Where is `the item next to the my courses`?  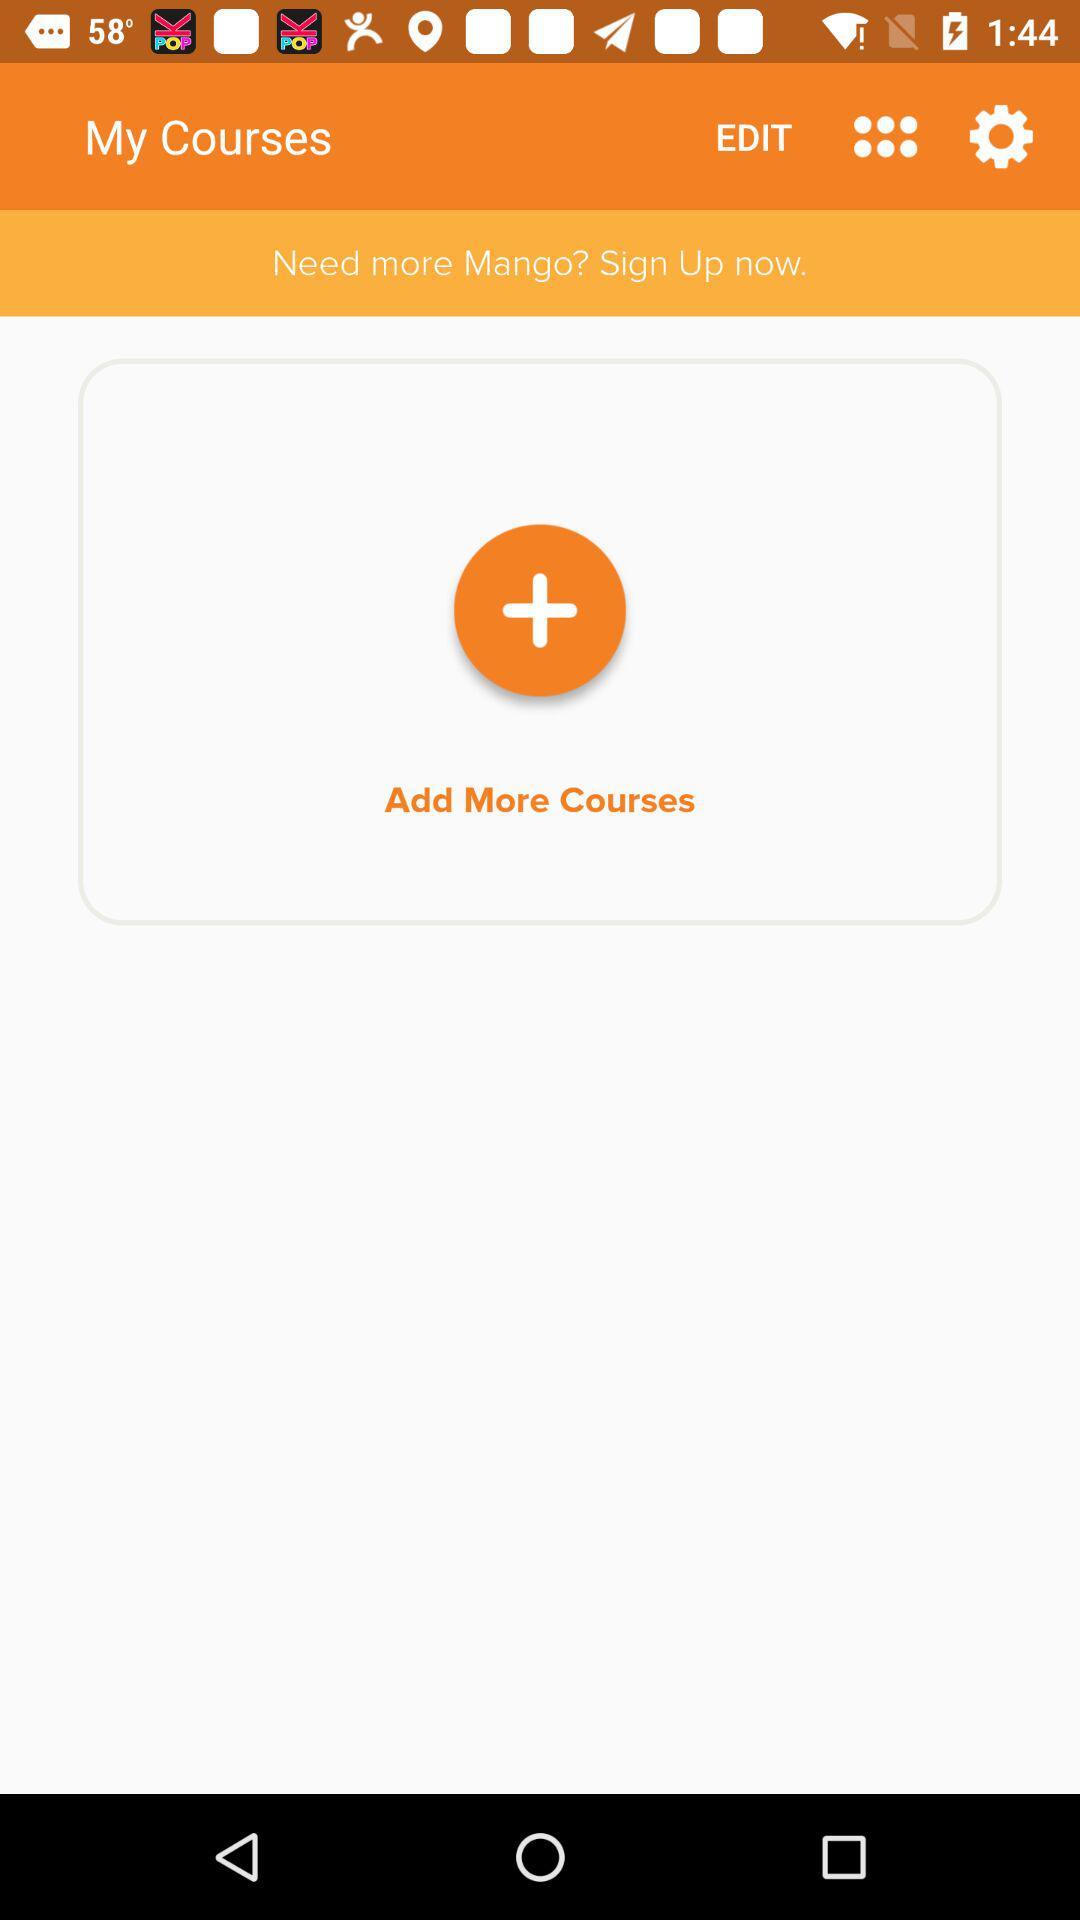
the item next to the my courses is located at coordinates (884, 135).